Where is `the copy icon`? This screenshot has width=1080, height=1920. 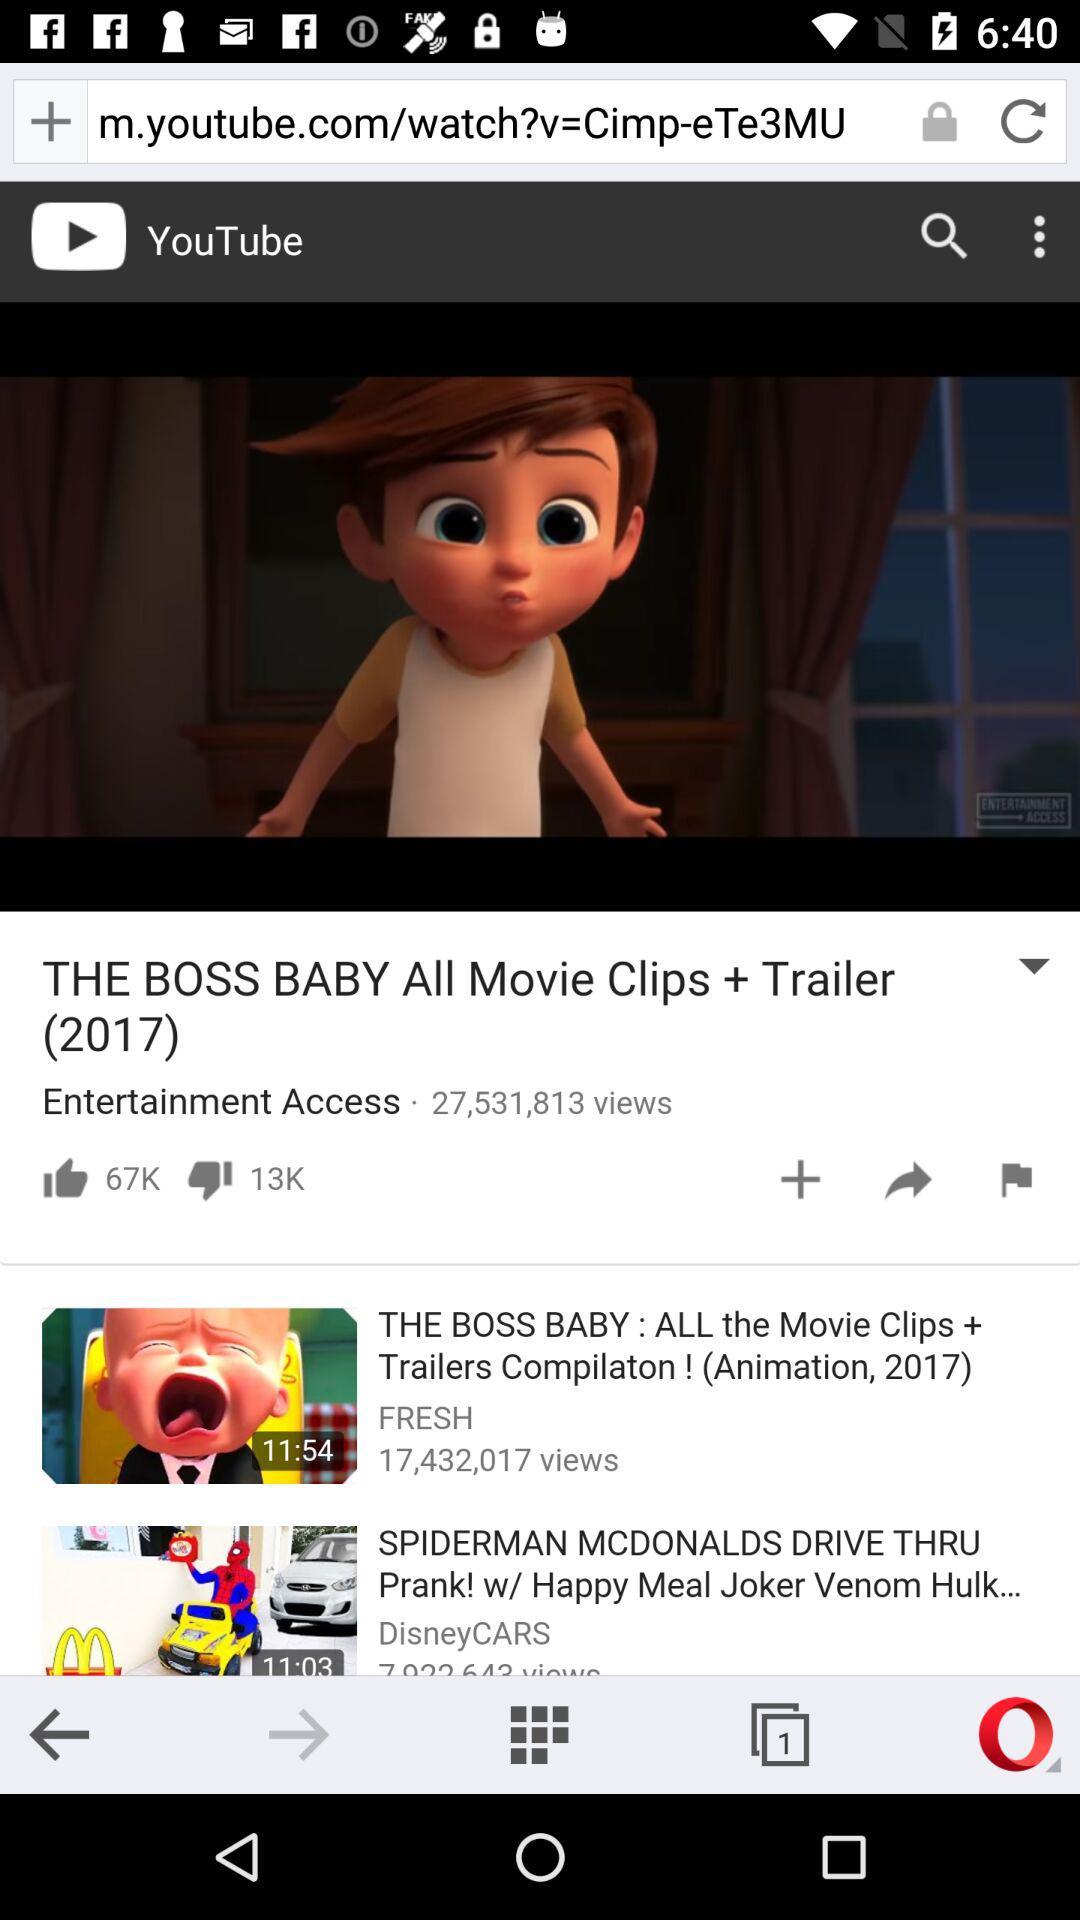
the copy icon is located at coordinates (778, 1733).